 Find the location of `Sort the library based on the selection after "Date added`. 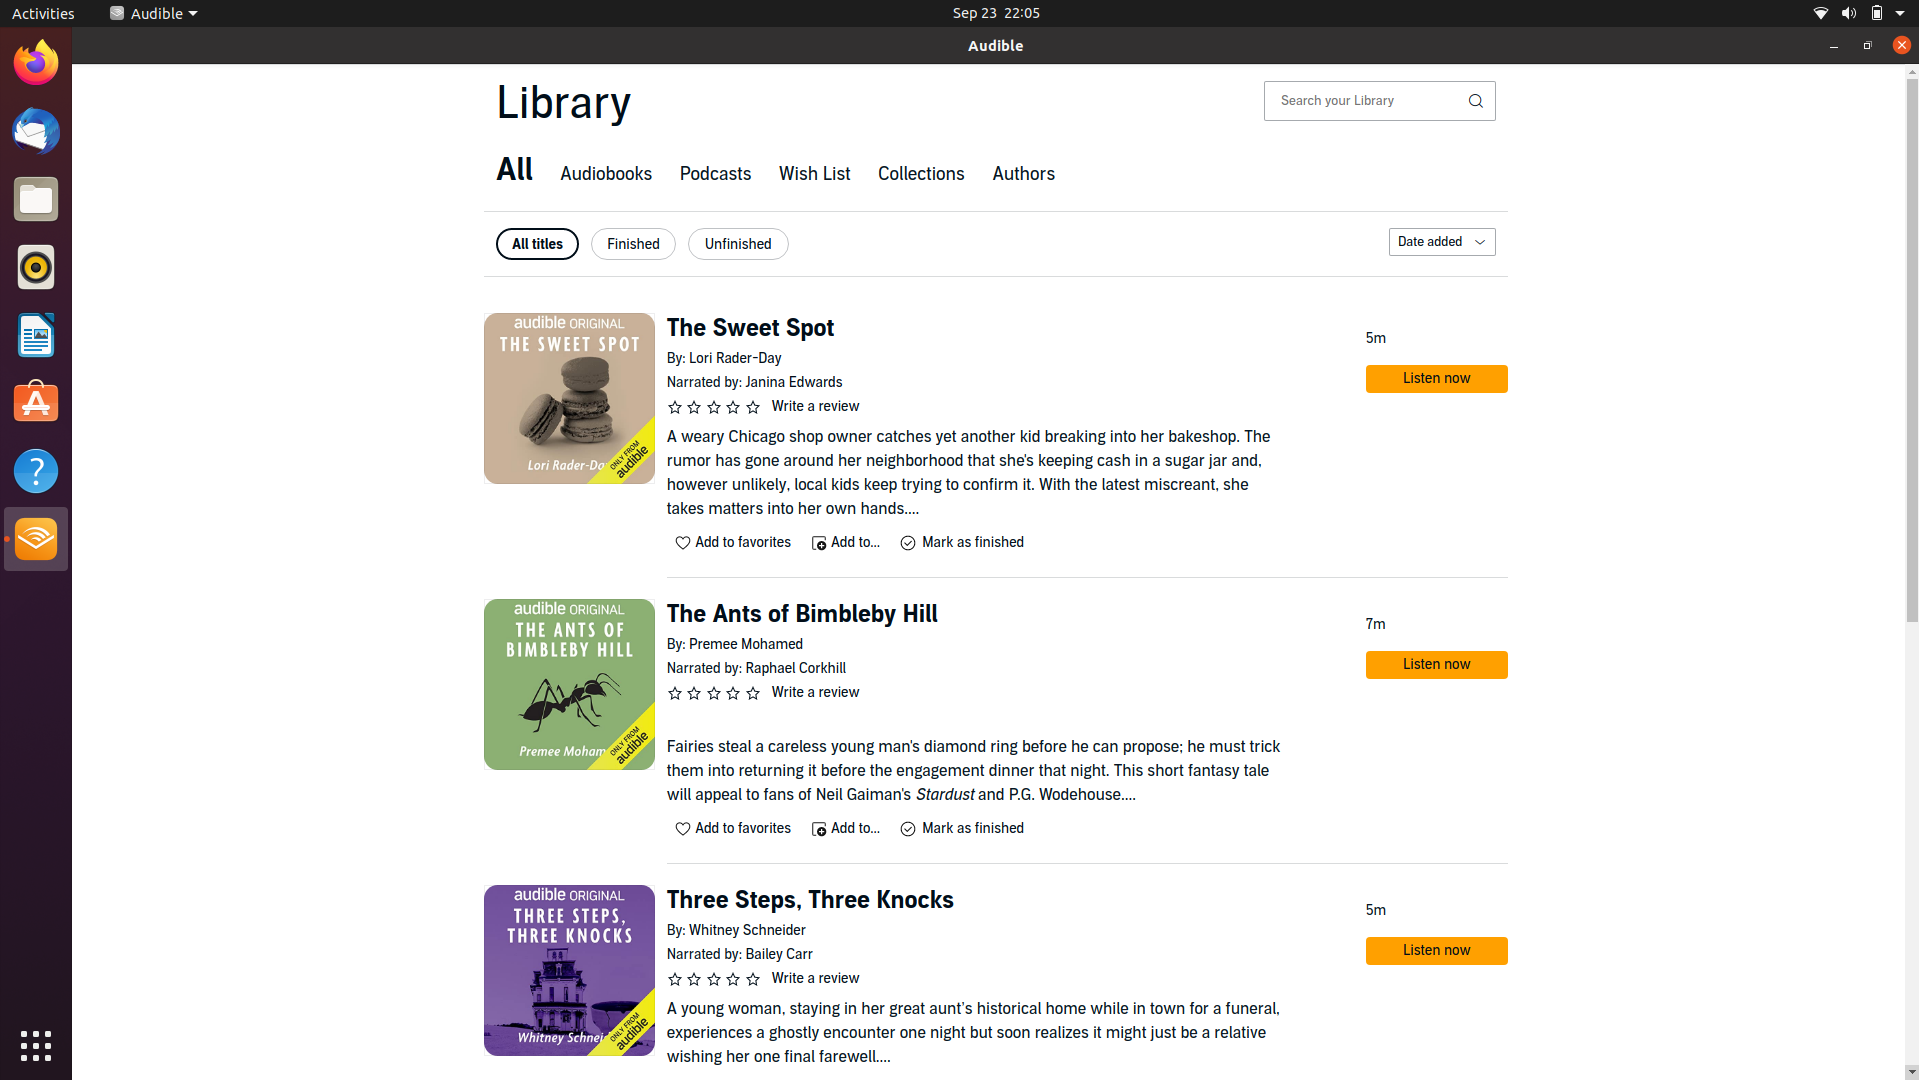

Sort the library based on the selection after "Date added is located at coordinates (1440, 241).